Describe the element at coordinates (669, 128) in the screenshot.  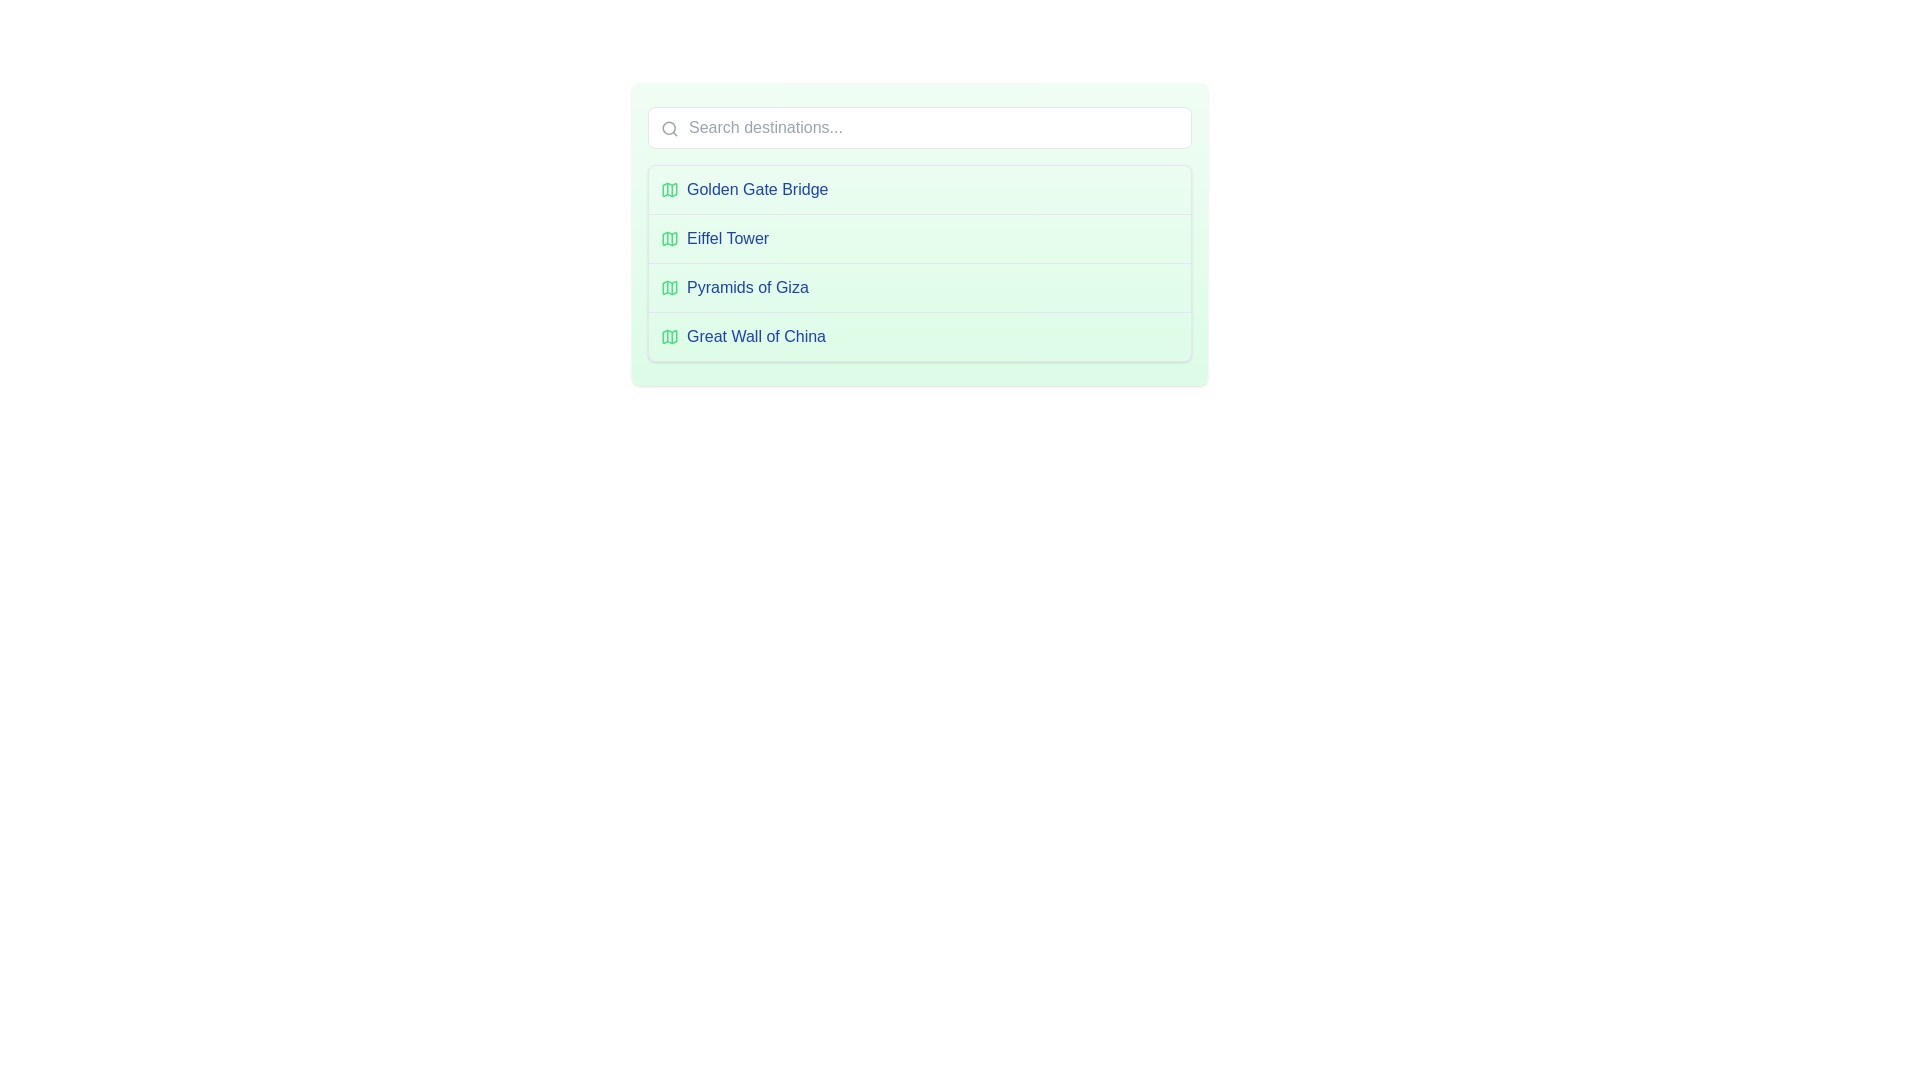
I see `the central circular part of the search icon, which is outlined with a thin stroke and located at the top-left corner of the search input field near the placeholder text 'Search destinations...'` at that location.